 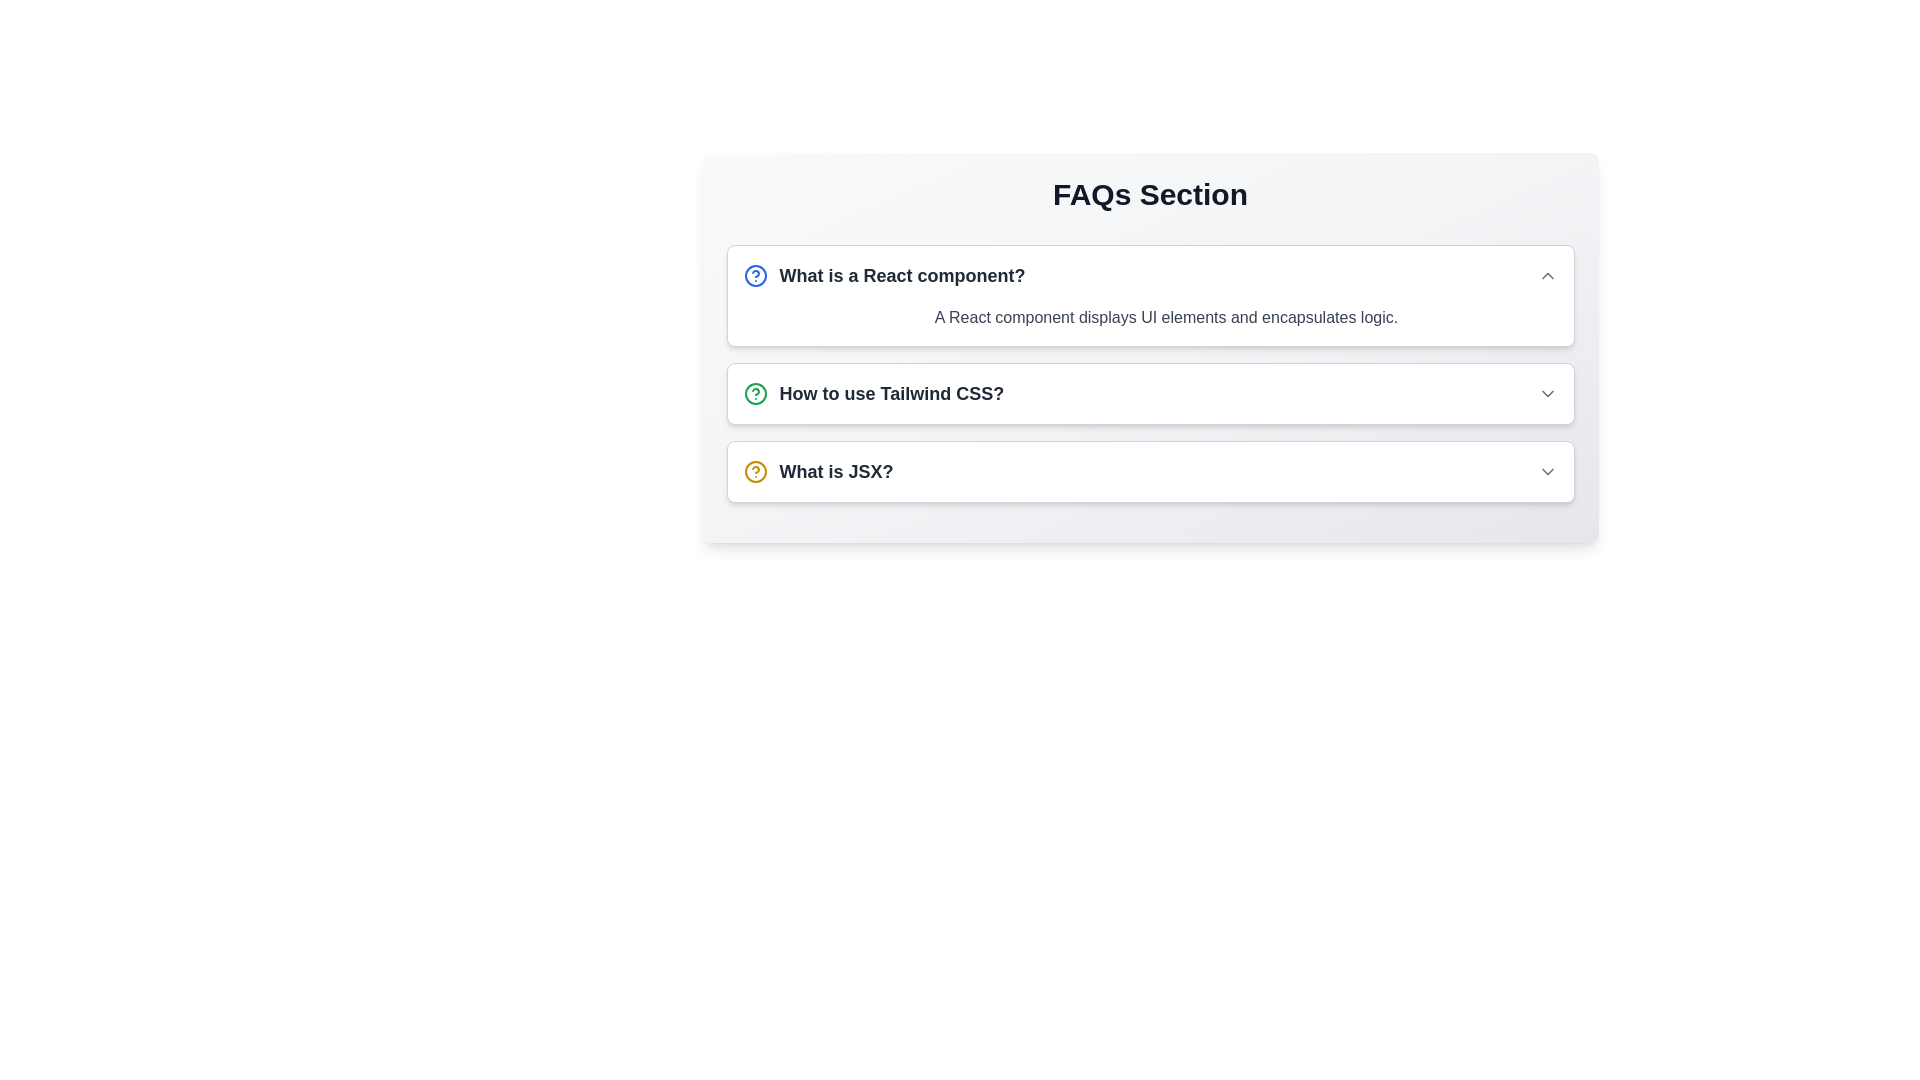 What do you see at coordinates (890, 393) in the screenshot?
I see `the text label that reads 'How to use Tailwind CSS?' which is prominently displayed in the middle of a collapsible FAQ item section` at bounding box center [890, 393].